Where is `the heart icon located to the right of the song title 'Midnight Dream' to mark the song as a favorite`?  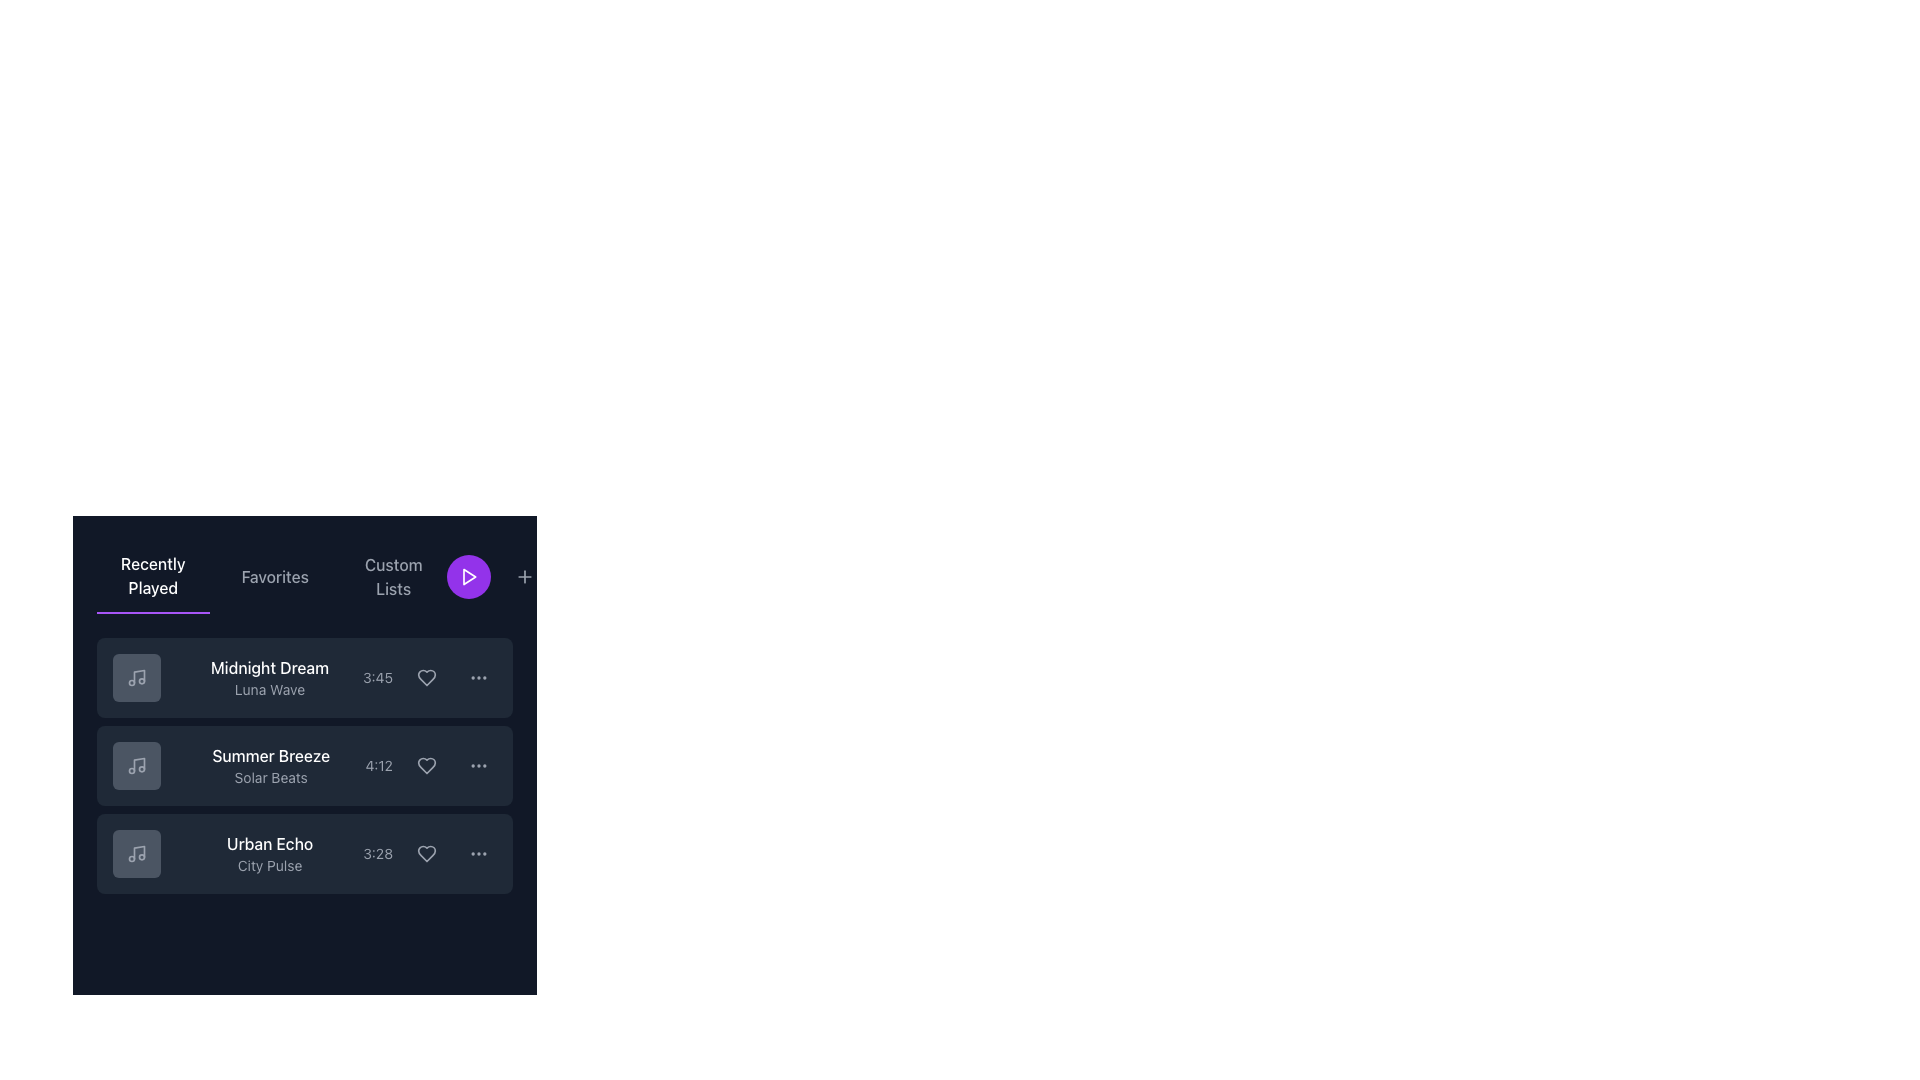
the heart icon located to the right of the song title 'Midnight Dream' to mark the song as a favorite is located at coordinates (426, 677).